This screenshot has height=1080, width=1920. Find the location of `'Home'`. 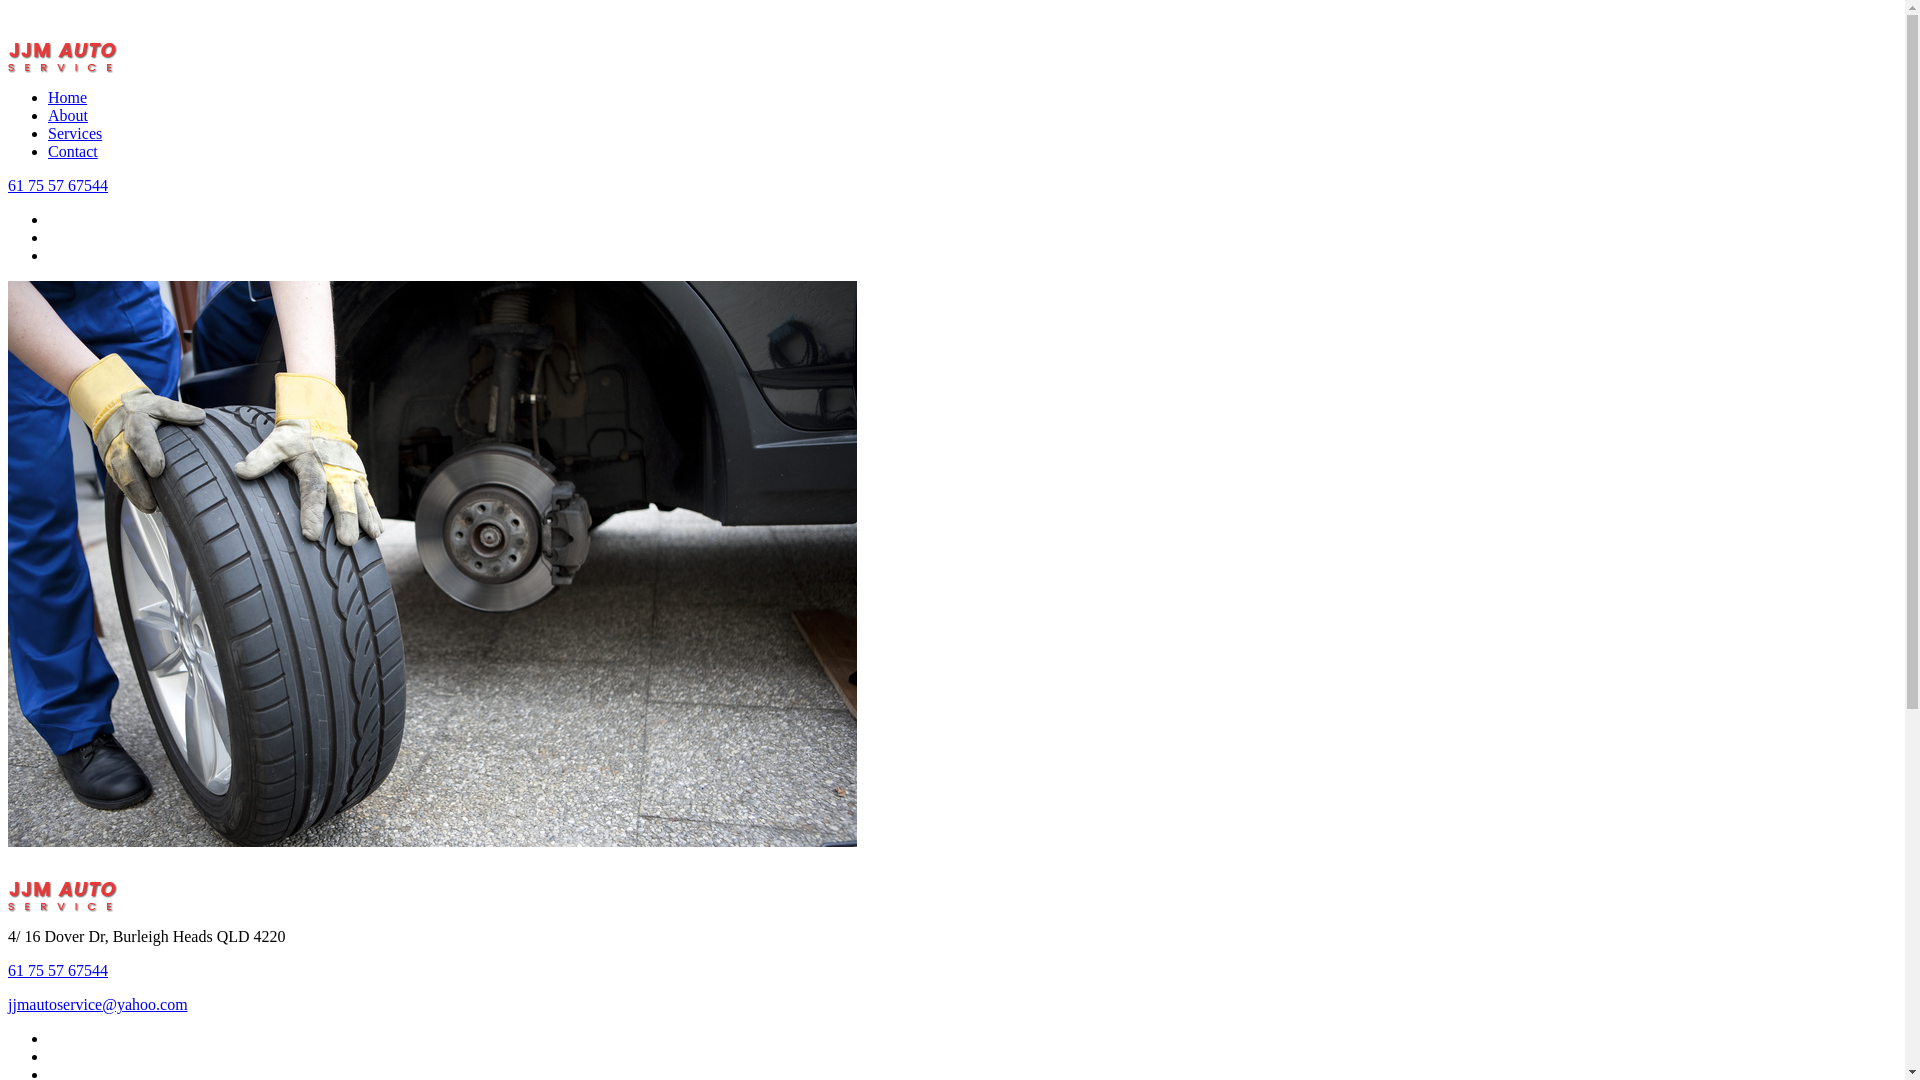

'Home' is located at coordinates (67, 97).